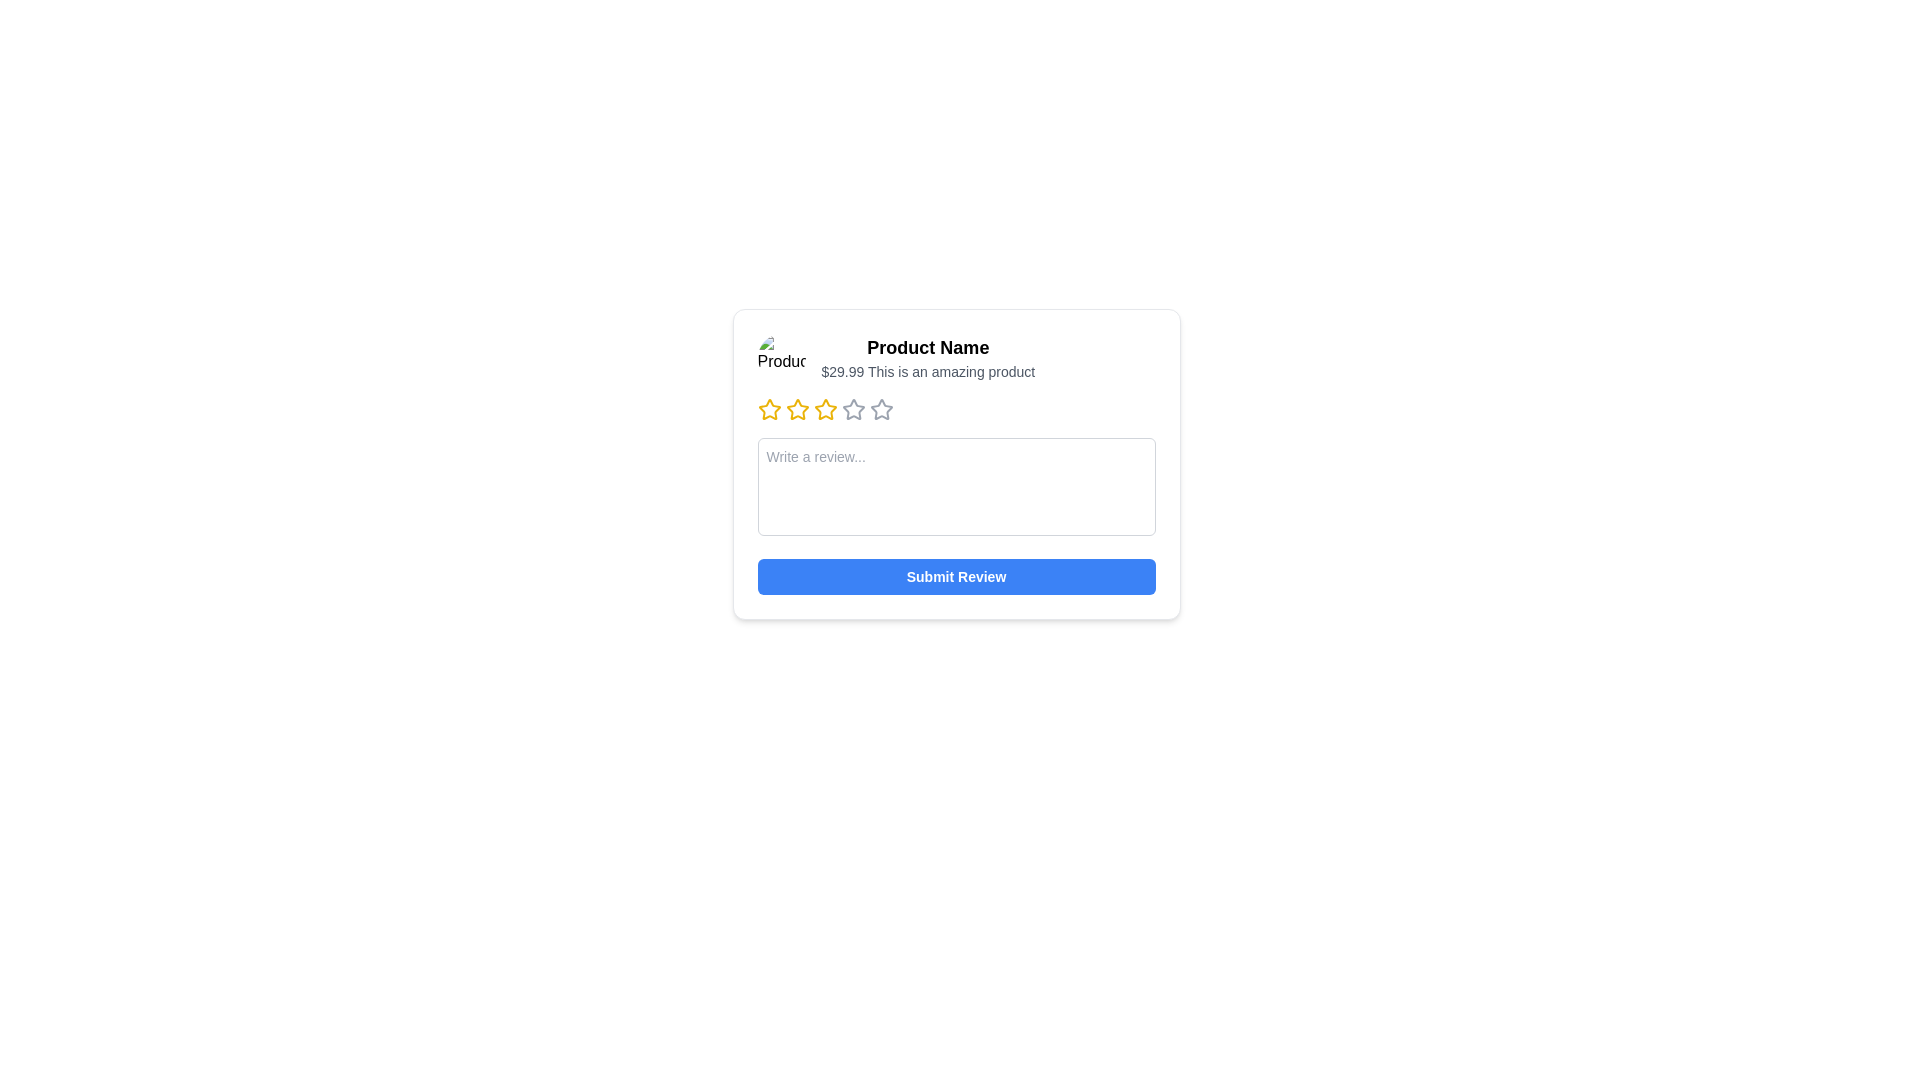  Describe the element at coordinates (955, 577) in the screenshot. I see `the submit button located at the bottom of the review panel` at that location.